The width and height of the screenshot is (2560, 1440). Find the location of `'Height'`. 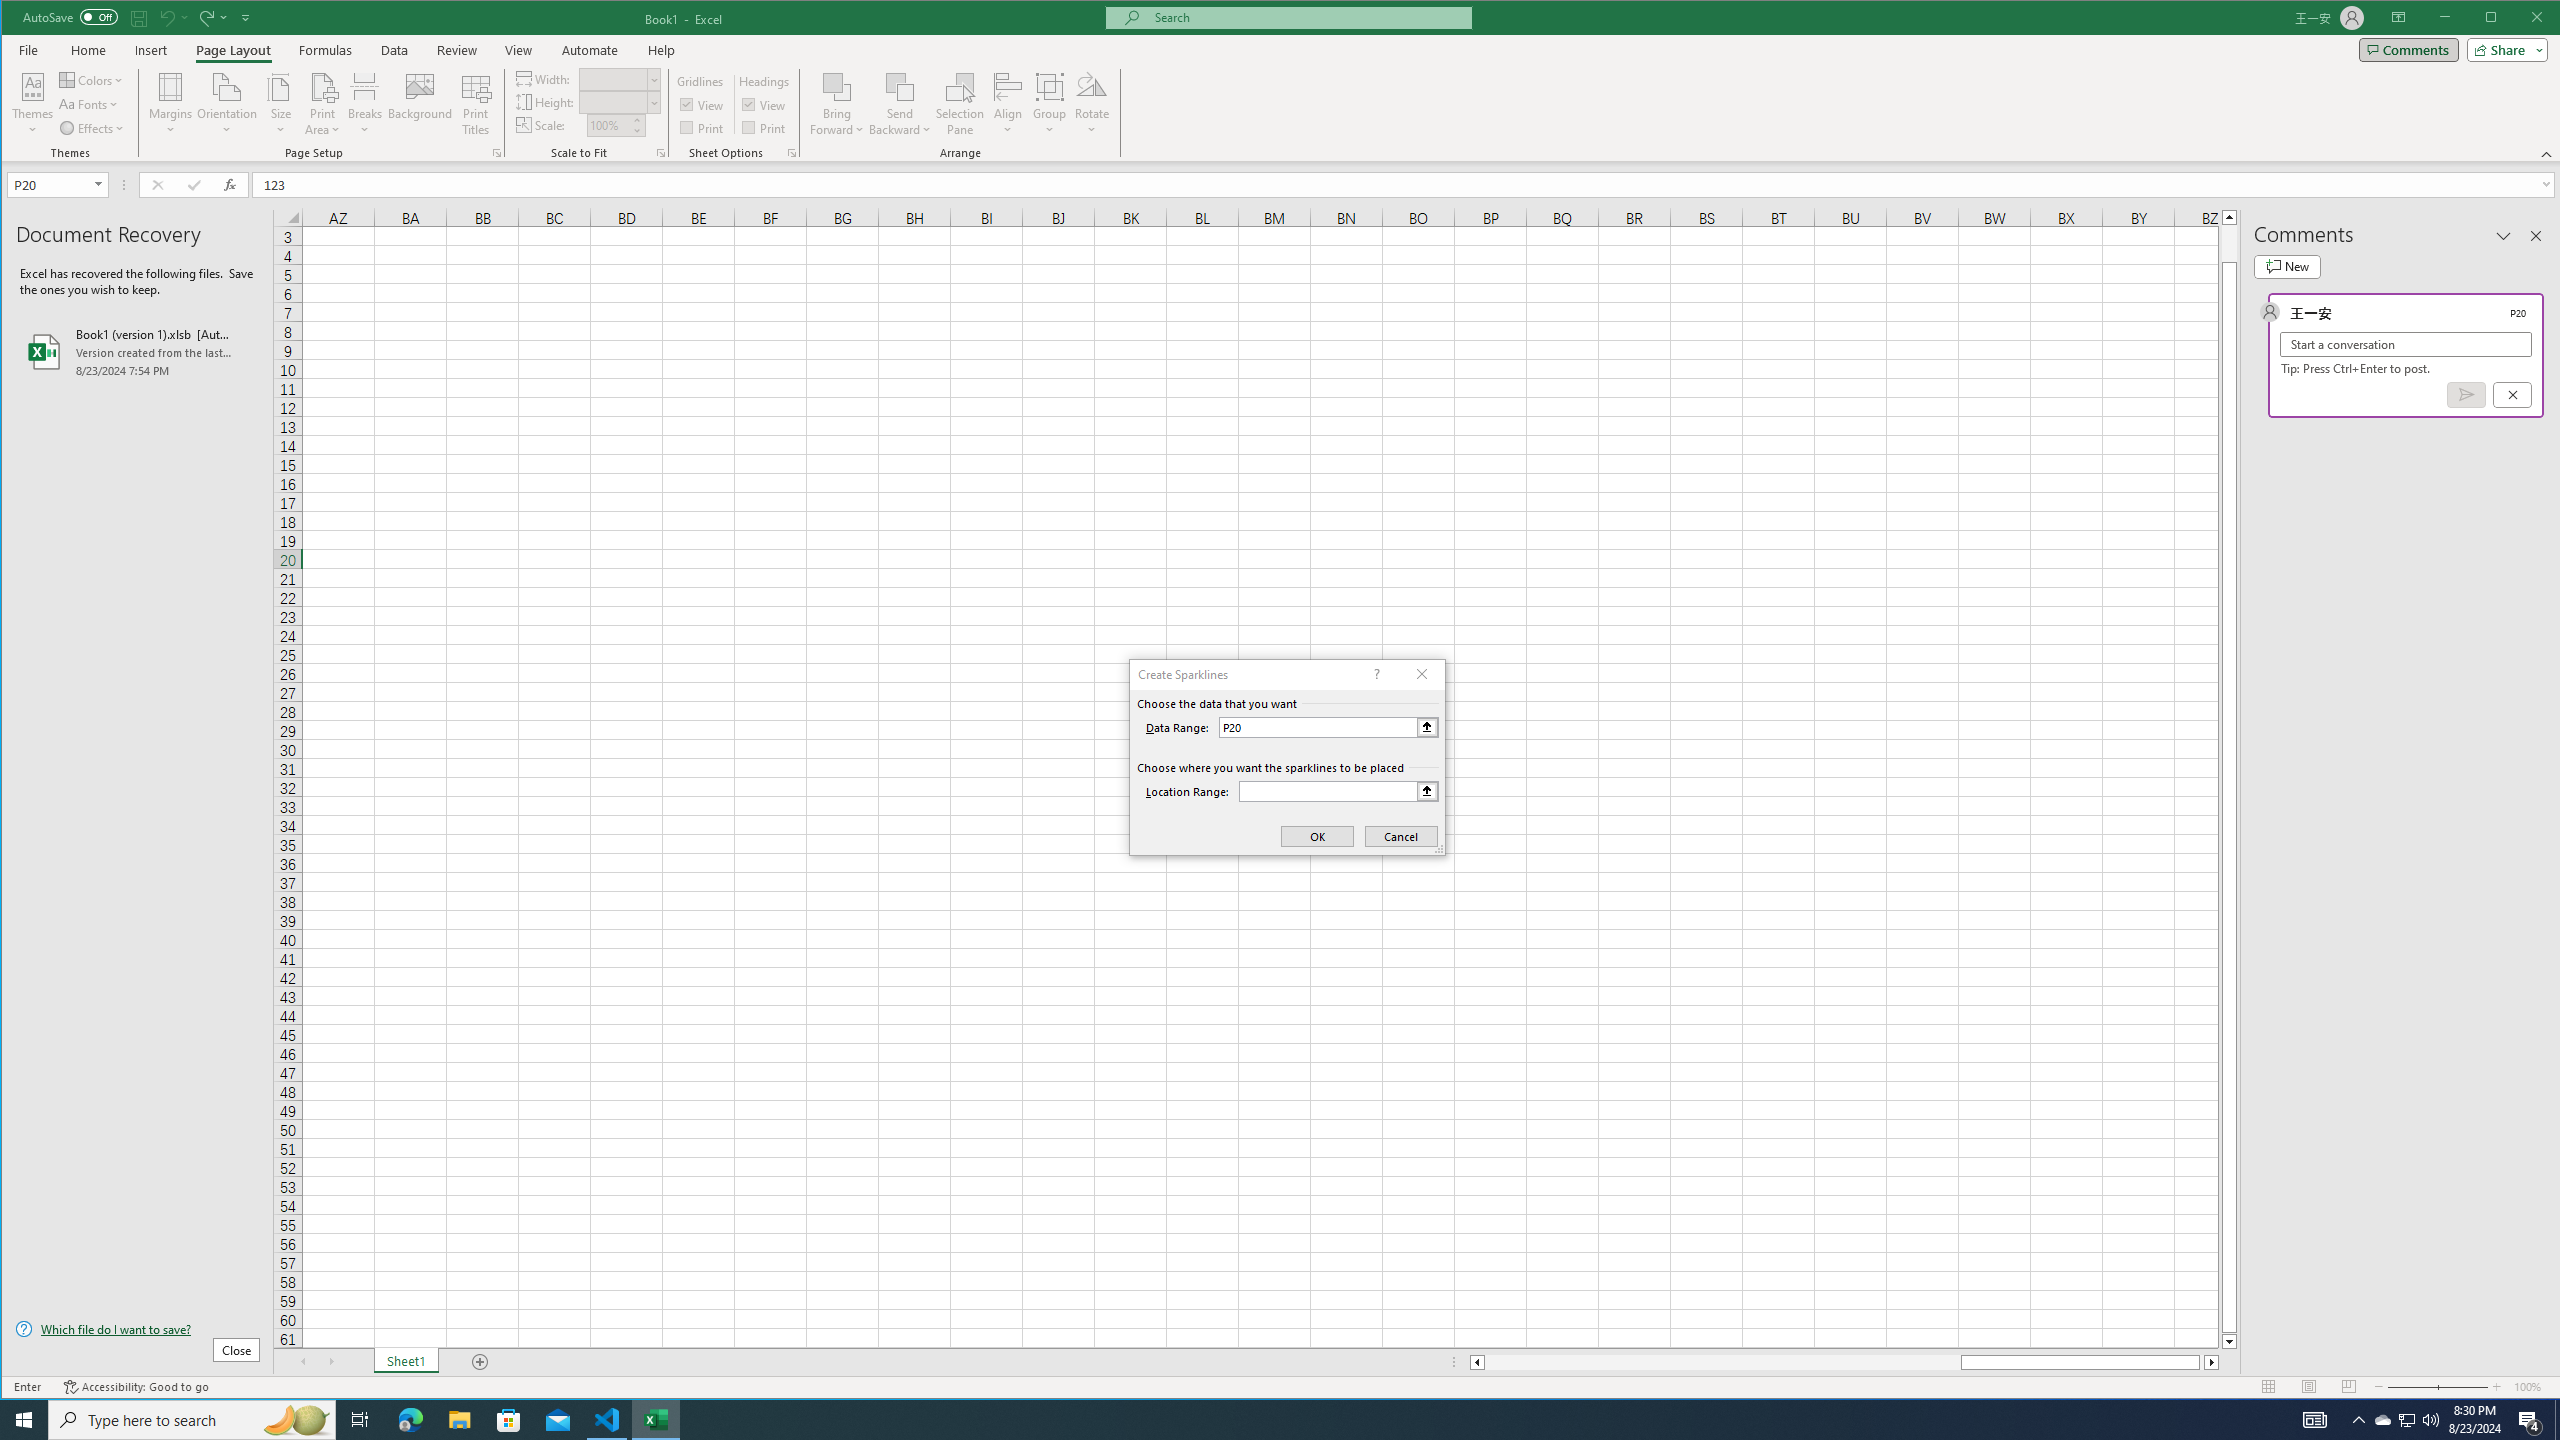

'Height' is located at coordinates (613, 102).